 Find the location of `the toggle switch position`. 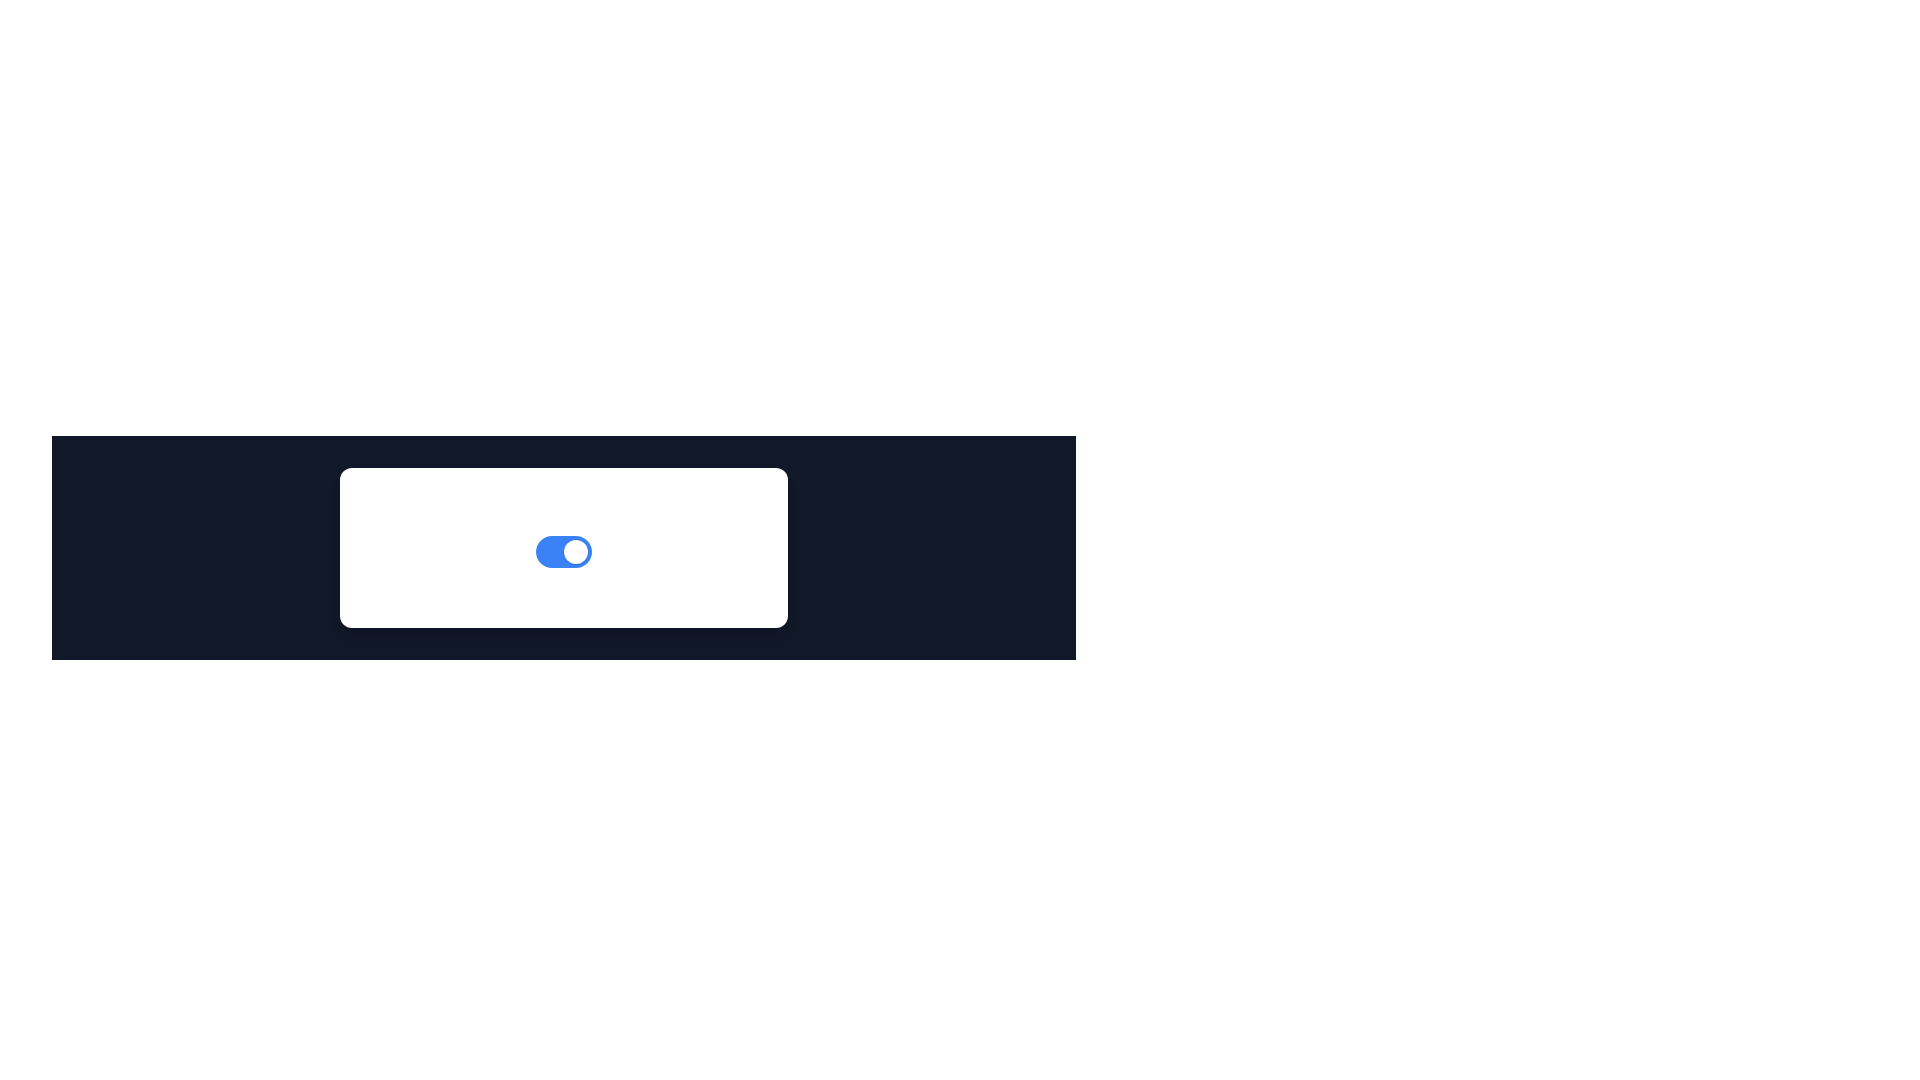

the toggle switch position is located at coordinates (571, 551).